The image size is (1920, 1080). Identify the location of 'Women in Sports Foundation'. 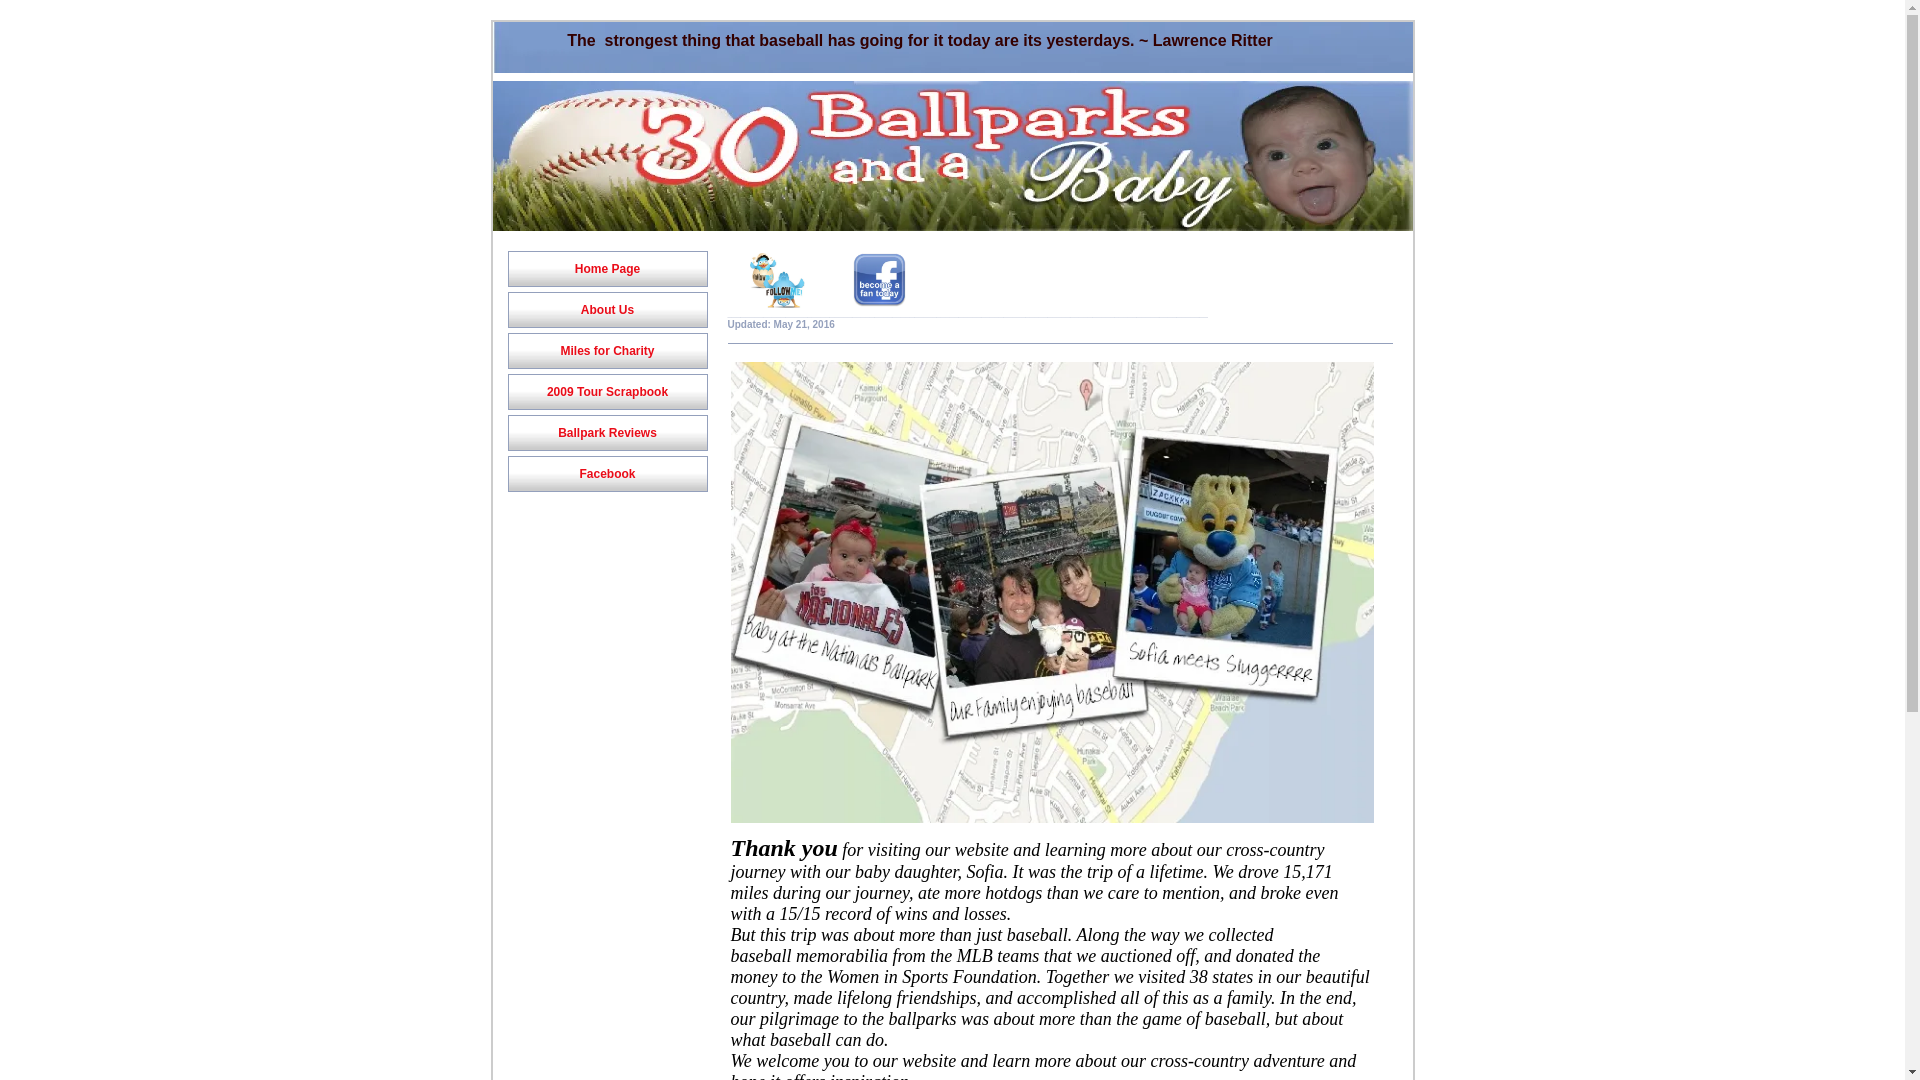
(826, 975).